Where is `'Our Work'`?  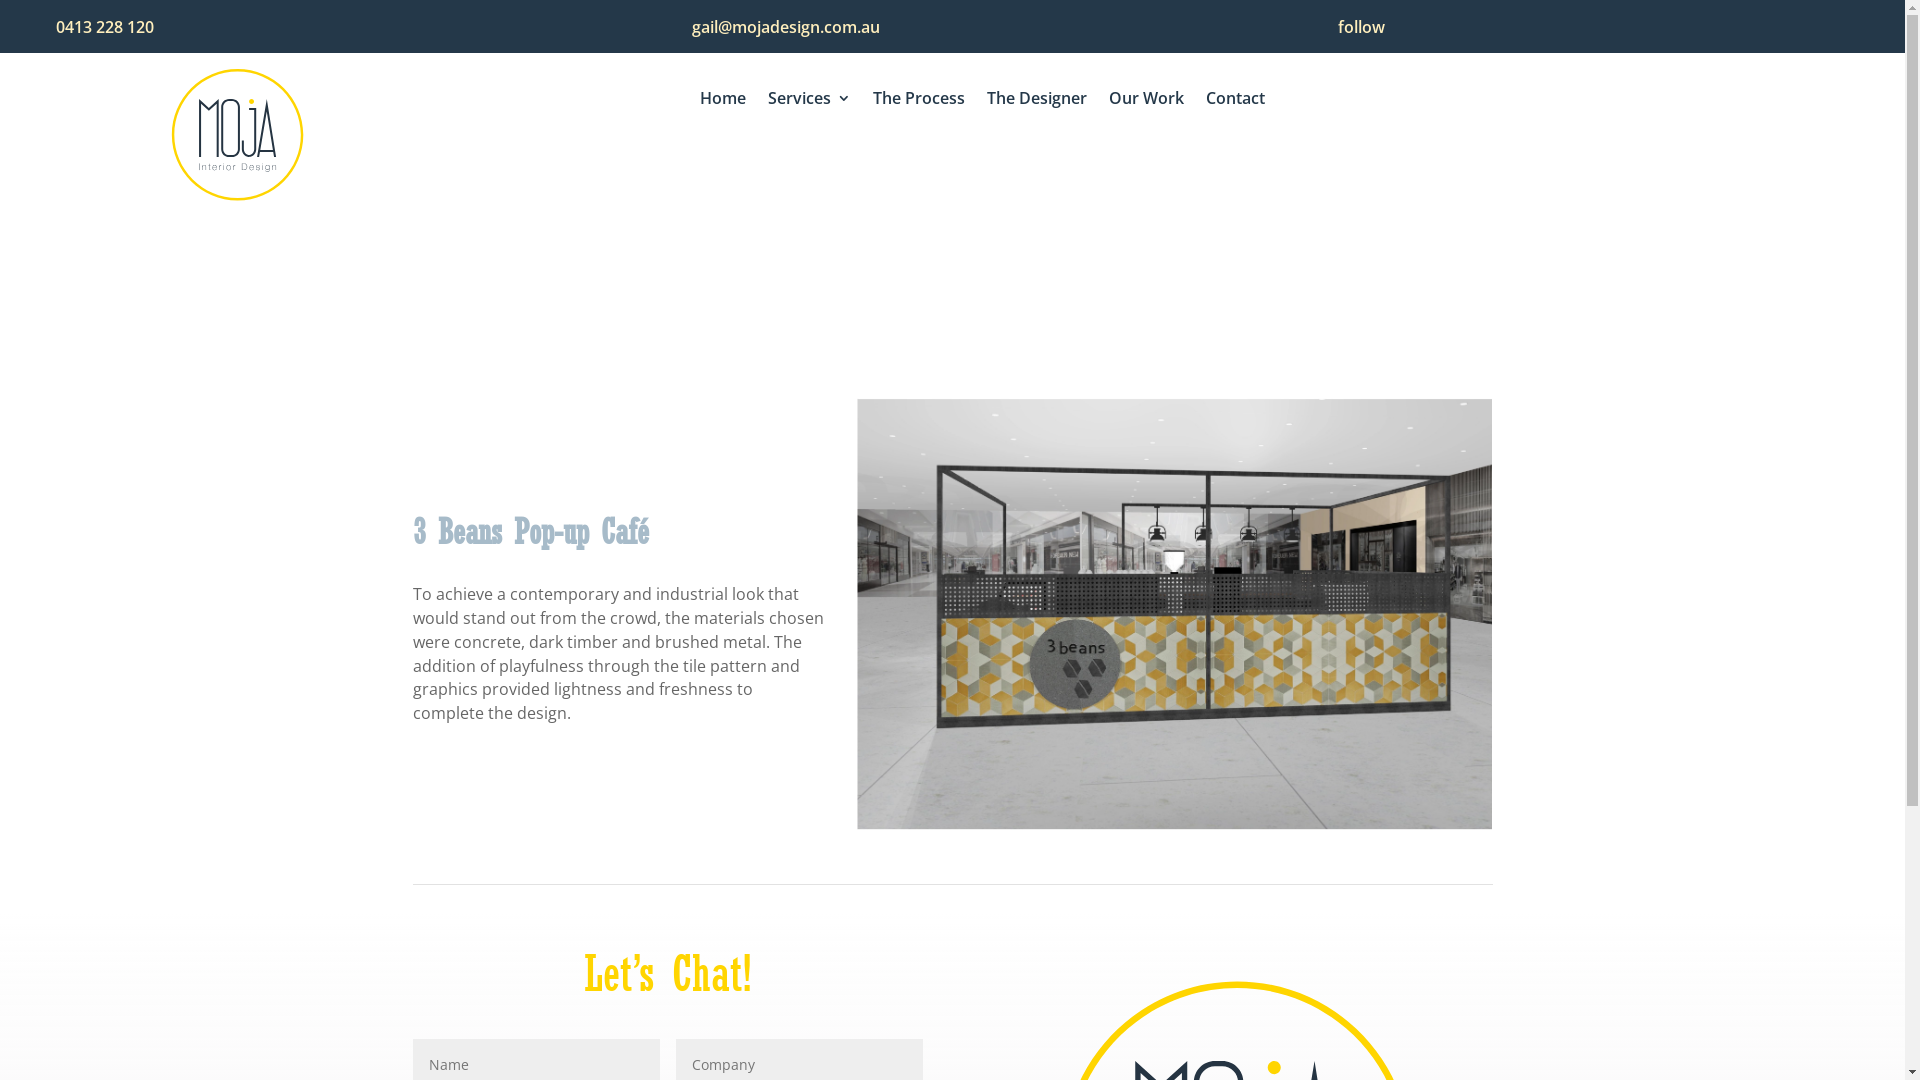
'Our Work' is located at coordinates (1146, 101).